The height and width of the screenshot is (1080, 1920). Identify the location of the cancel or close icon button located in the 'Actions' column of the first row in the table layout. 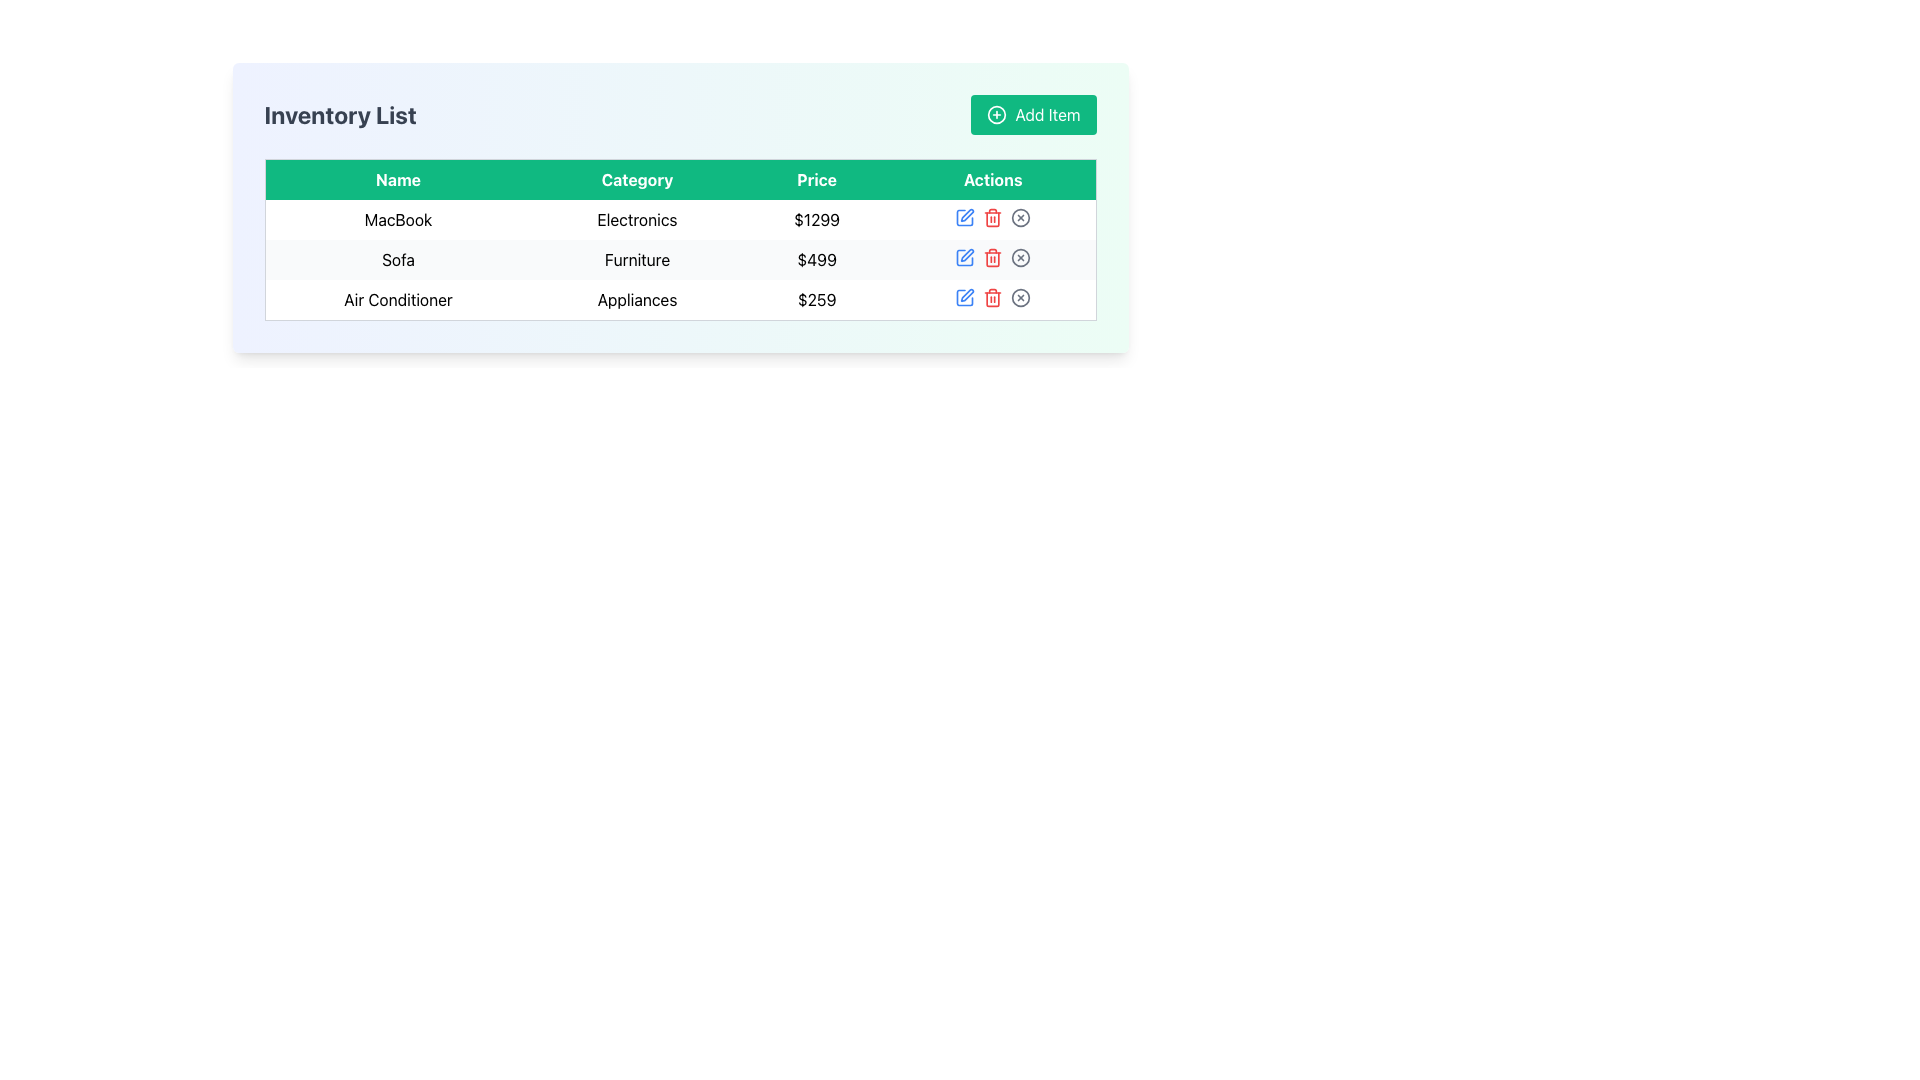
(1021, 218).